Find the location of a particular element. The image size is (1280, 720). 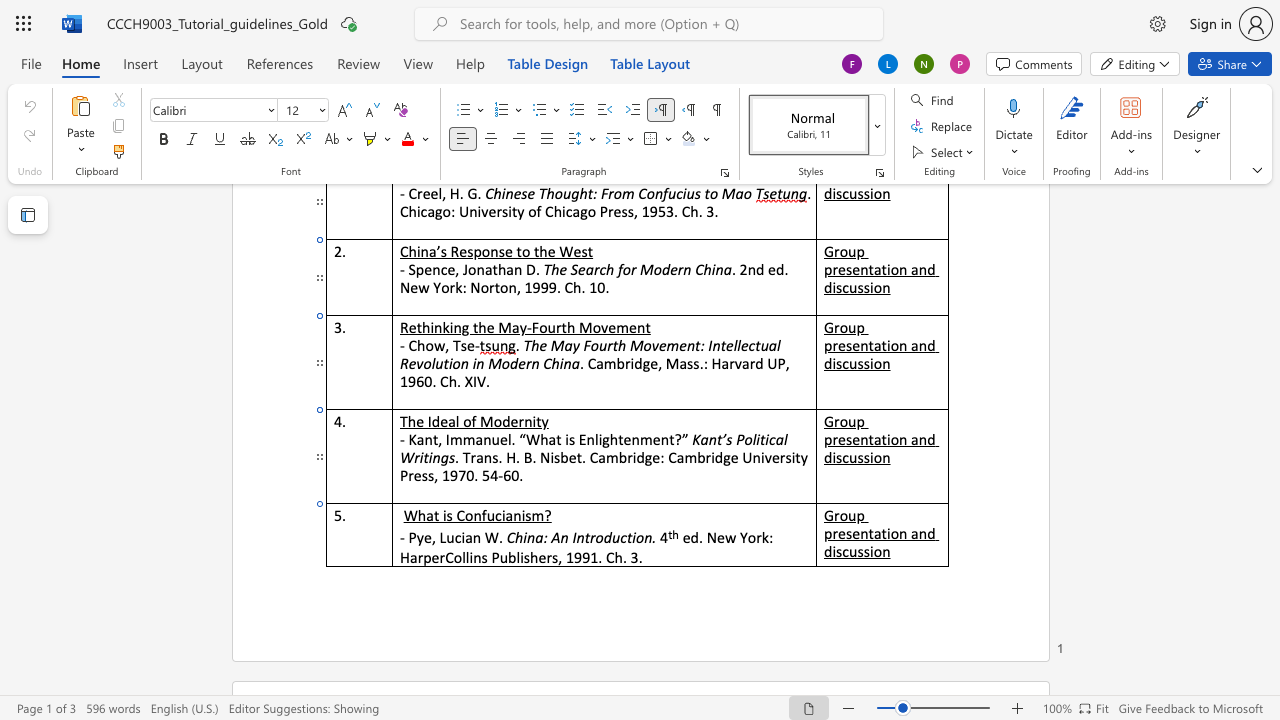

the space between the continuous character "a" and "t" in the text is located at coordinates (432, 514).